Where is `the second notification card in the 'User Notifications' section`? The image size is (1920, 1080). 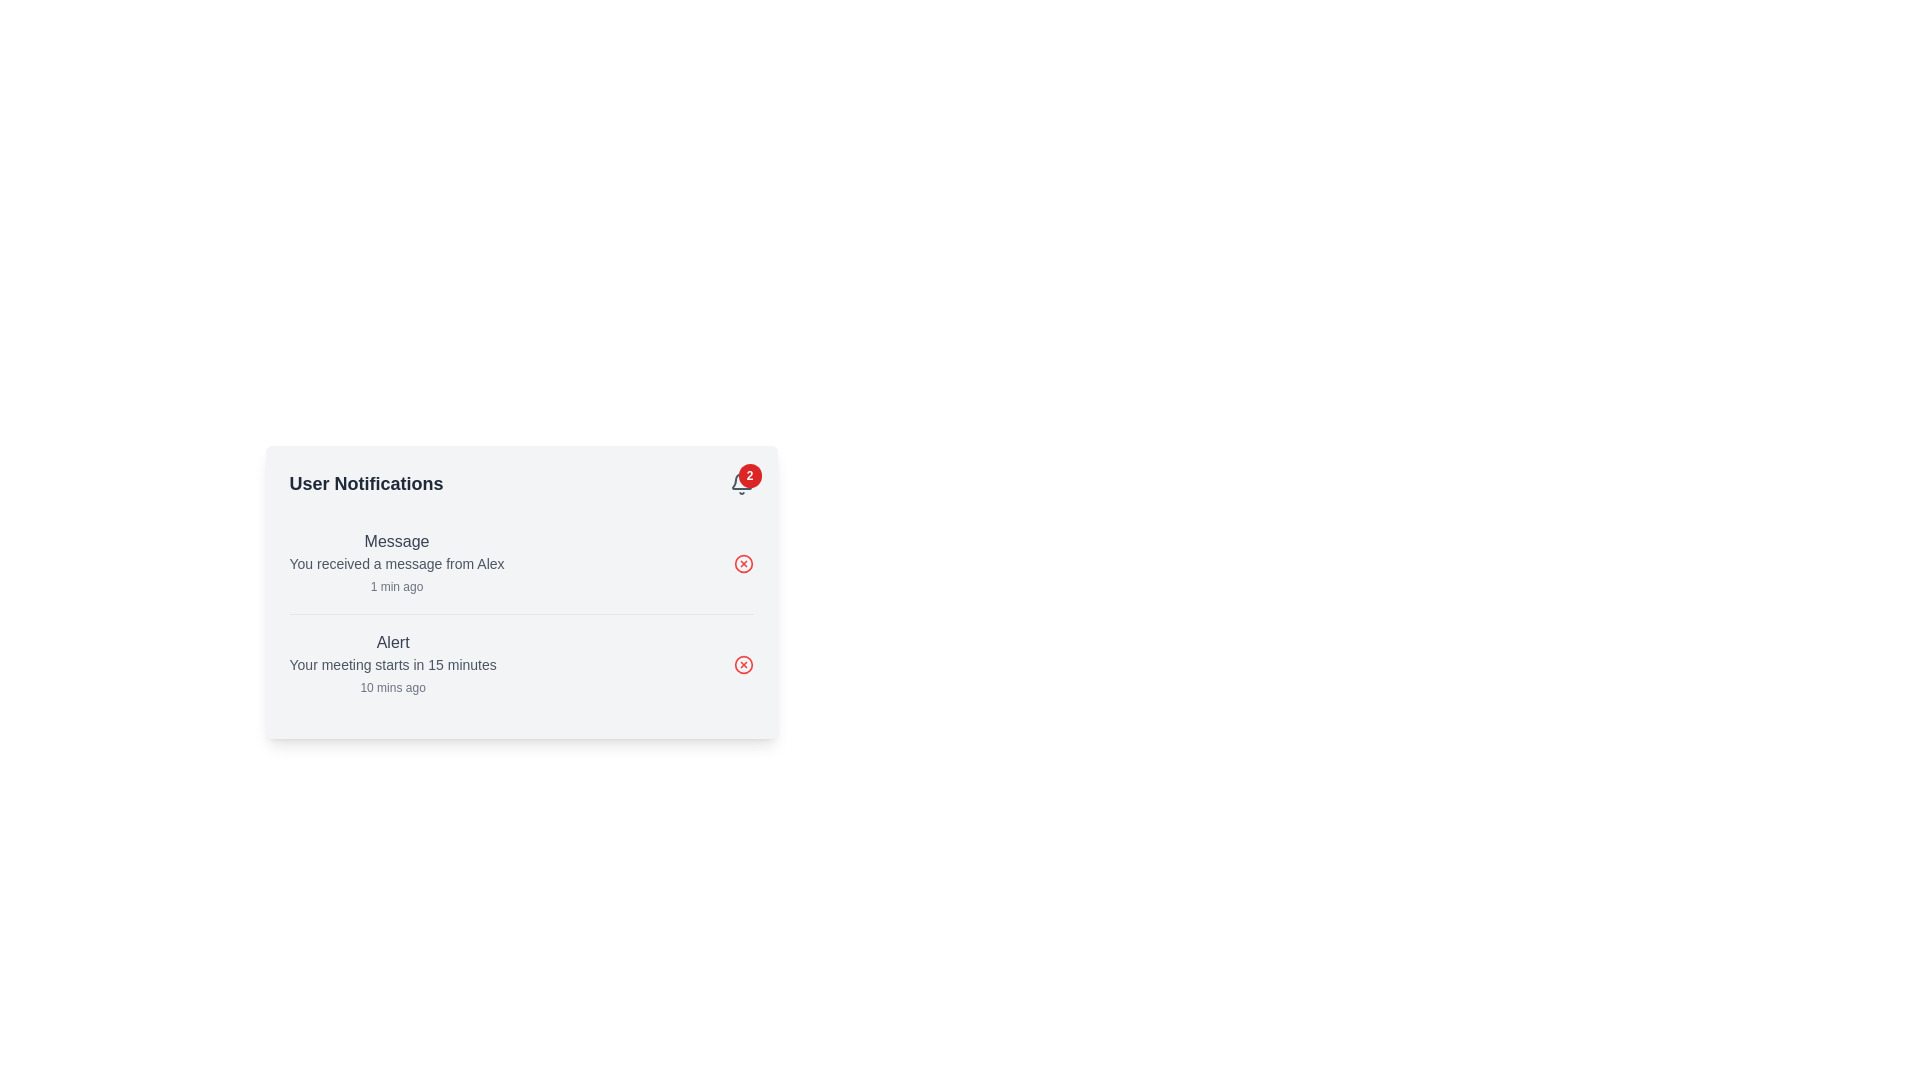 the second notification card in the 'User Notifications' section is located at coordinates (393, 664).